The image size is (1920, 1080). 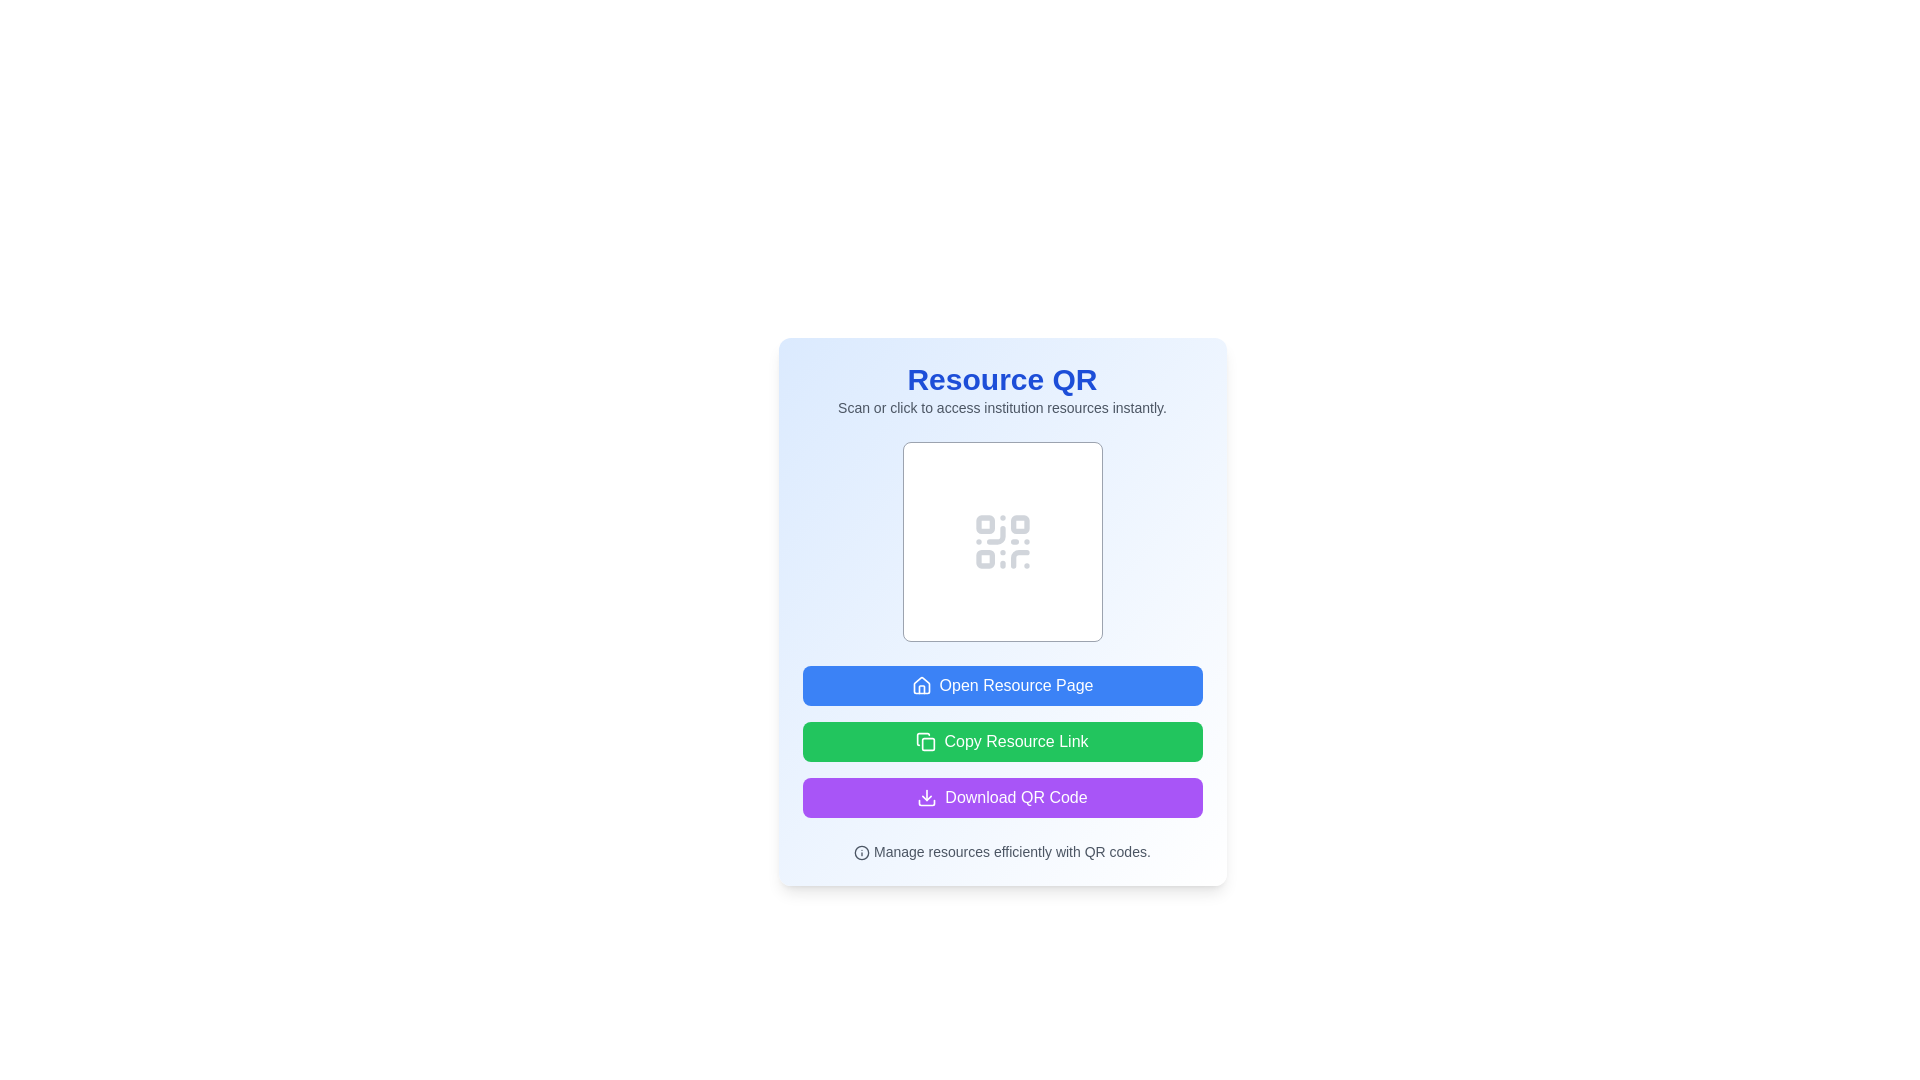 I want to click on the Text label which serves as the title or heading for the card section, located at the topmost portion of the card interface, so click(x=1002, y=380).